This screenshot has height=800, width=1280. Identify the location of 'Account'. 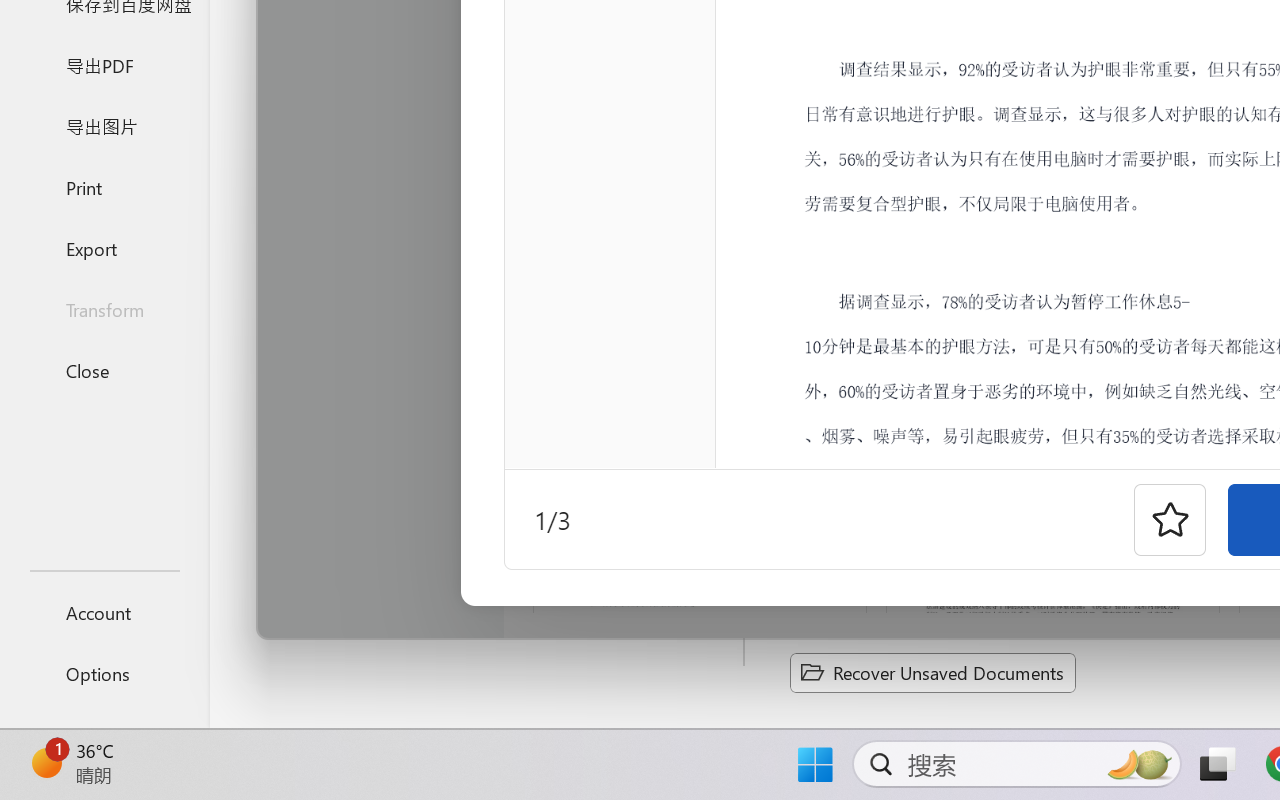
(103, 612).